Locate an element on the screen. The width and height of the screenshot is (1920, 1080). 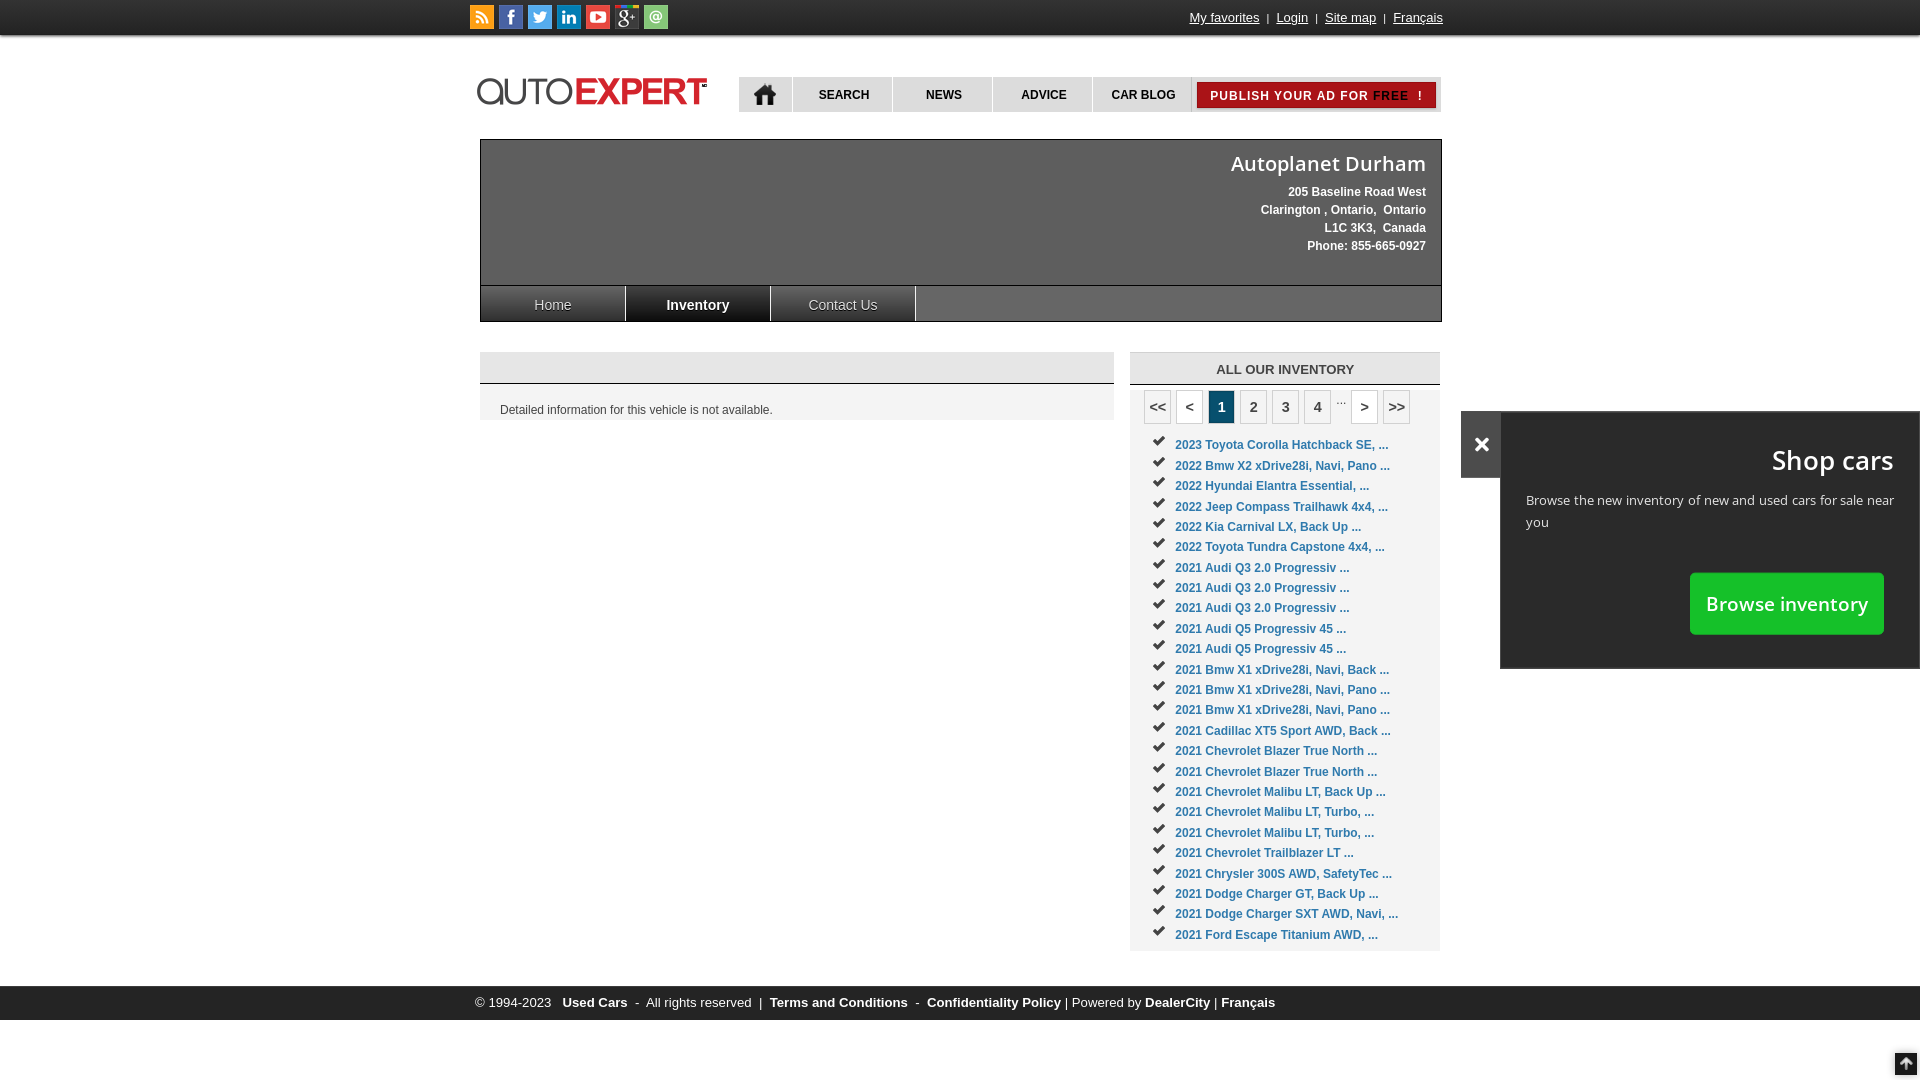
'Contact autoExpert.ca' is located at coordinates (656, 24).